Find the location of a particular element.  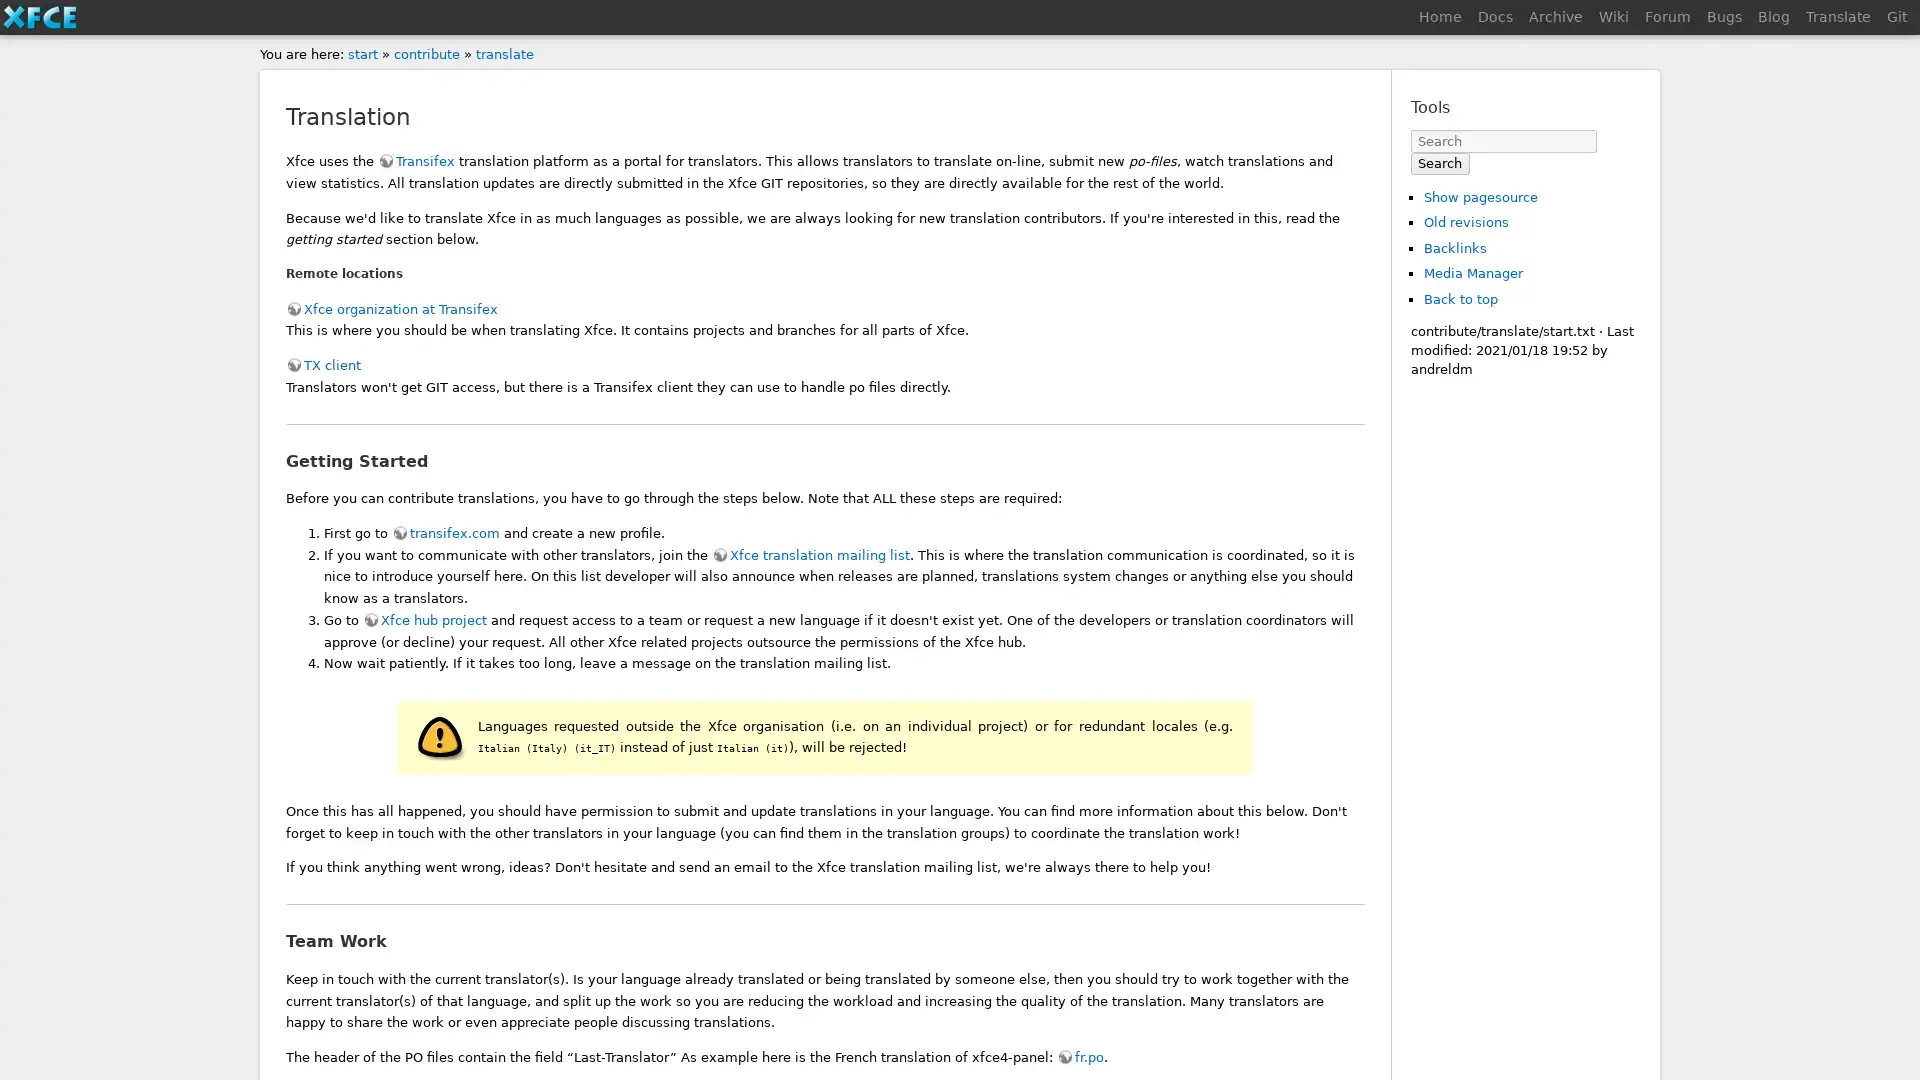

Search is located at coordinates (1440, 161).